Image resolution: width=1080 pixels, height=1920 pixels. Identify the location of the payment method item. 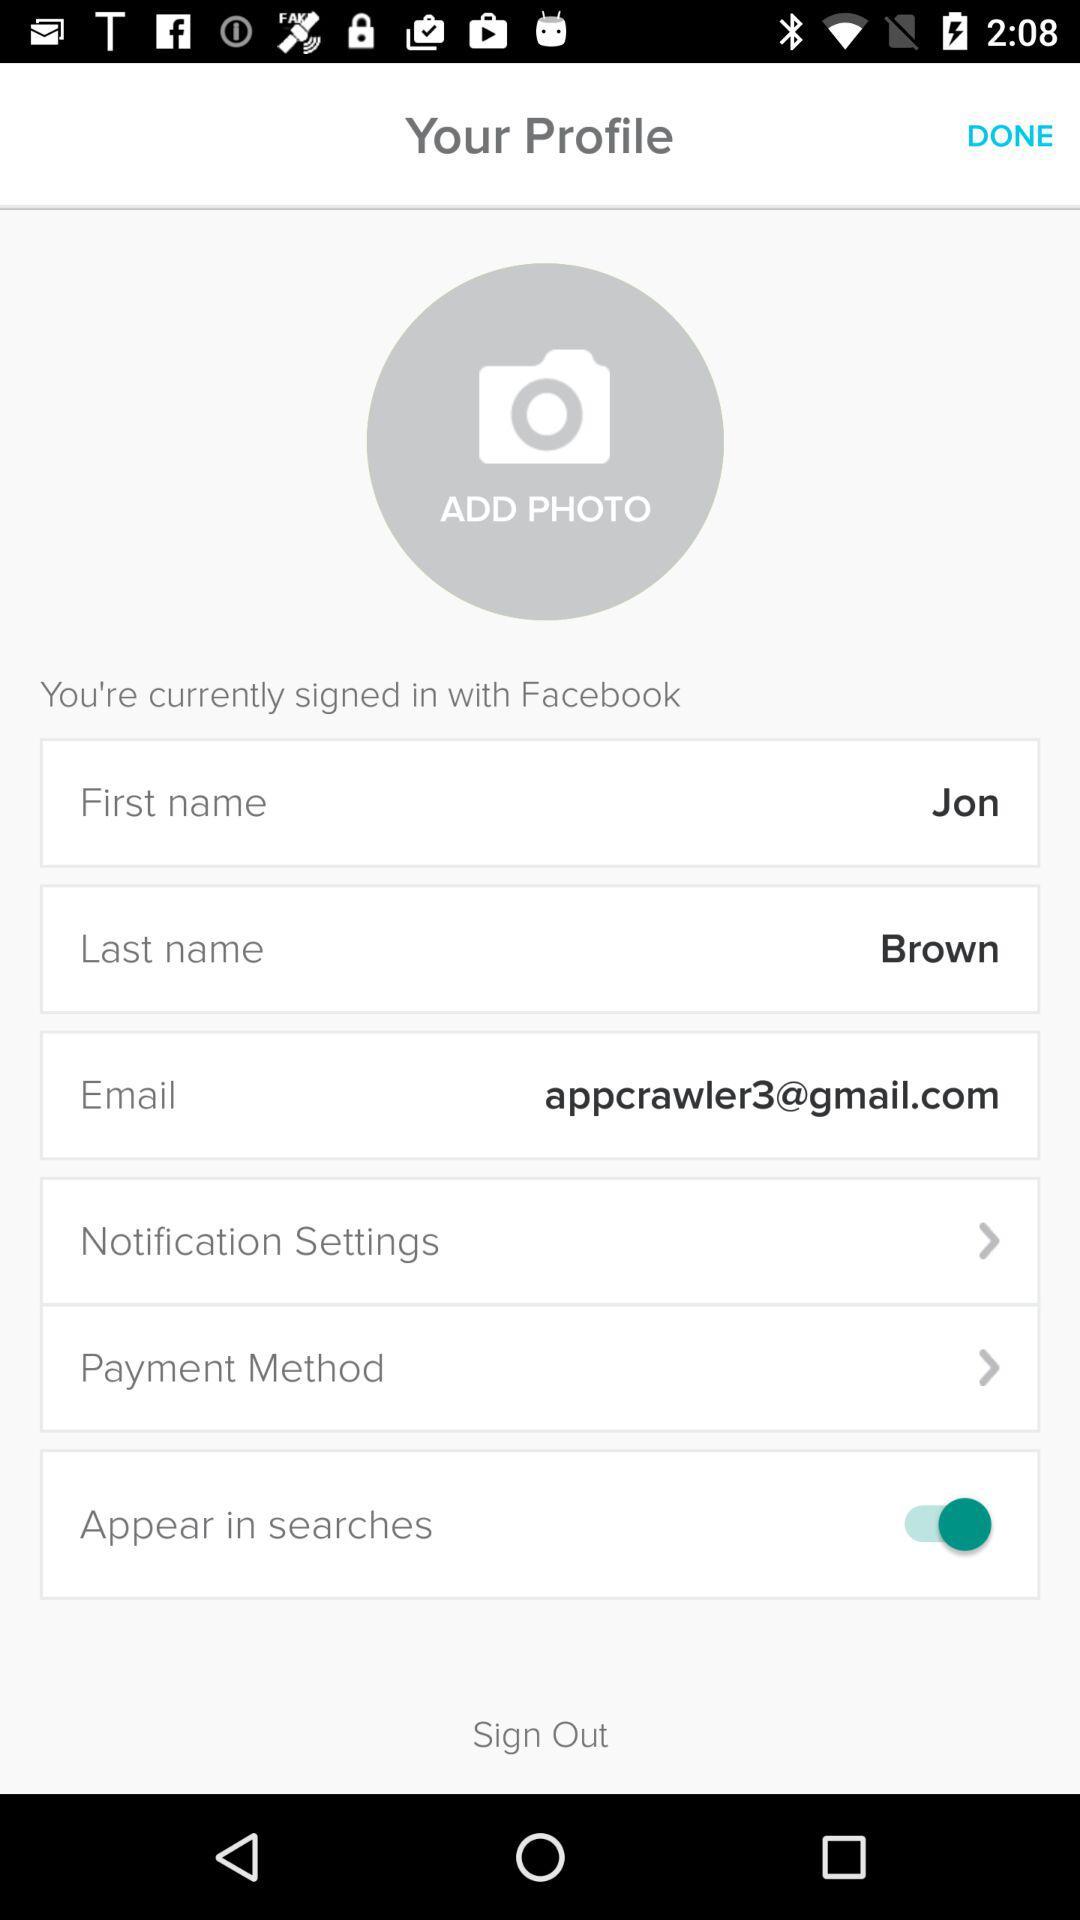
(540, 1367).